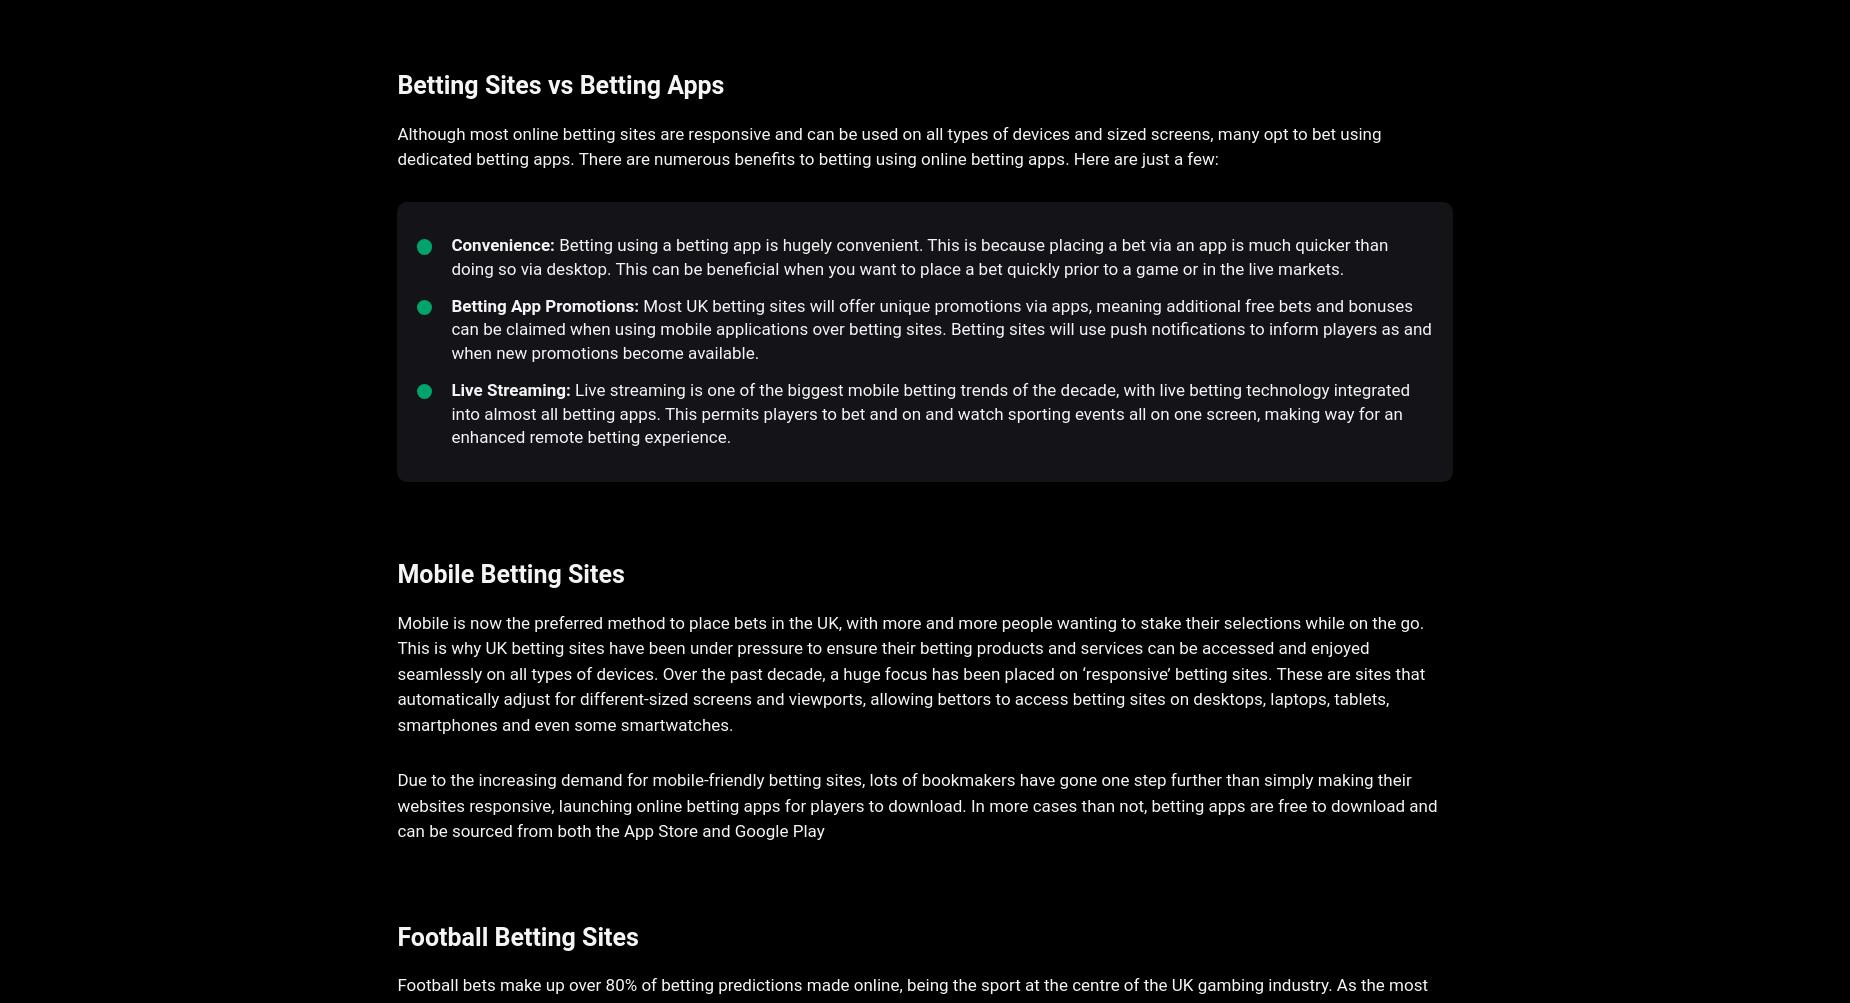 Image resolution: width=1850 pixels, height=1003 pixels. Describe the element at coordinates (510, 573) in the screenshot. I see `'Mobile Betting Sites'` at that location.